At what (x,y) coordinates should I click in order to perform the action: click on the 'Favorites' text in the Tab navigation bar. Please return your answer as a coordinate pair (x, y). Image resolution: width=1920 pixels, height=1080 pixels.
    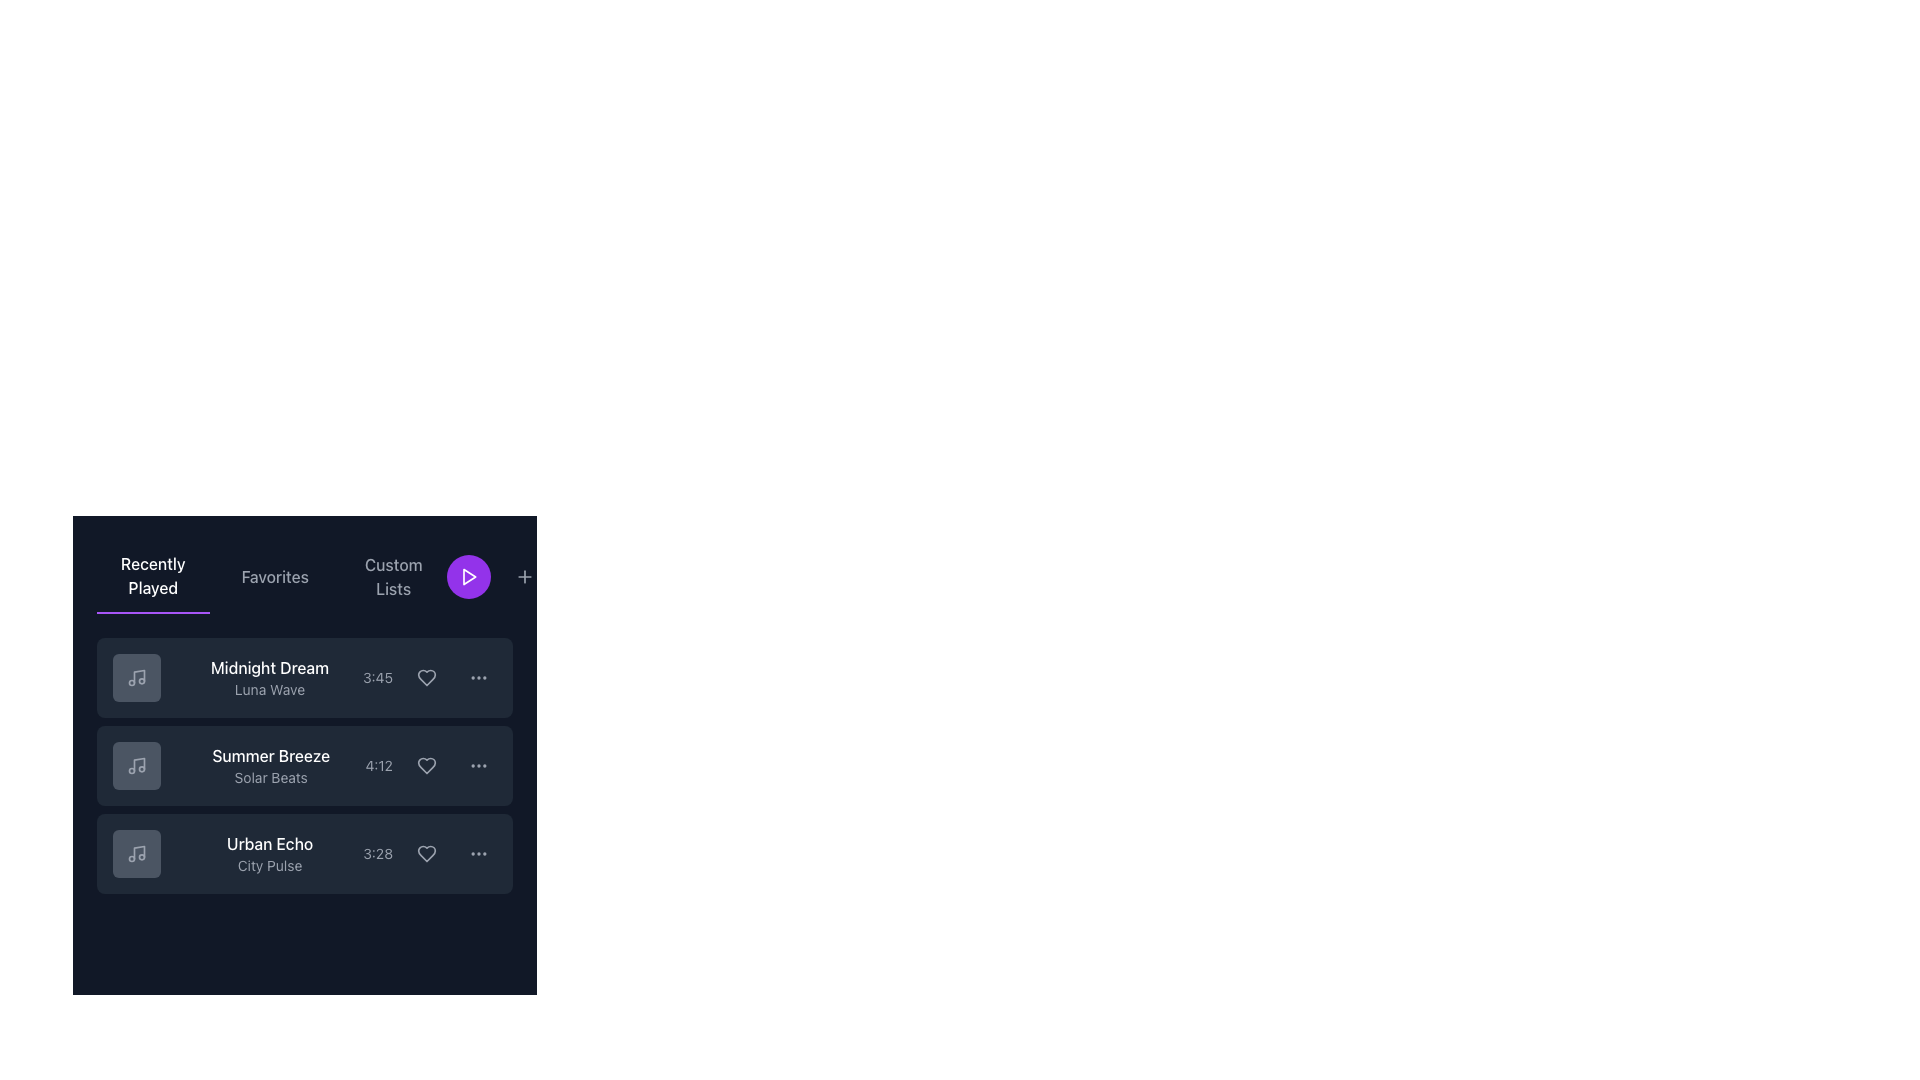
    Looking at the image, I should click on (270, 577).